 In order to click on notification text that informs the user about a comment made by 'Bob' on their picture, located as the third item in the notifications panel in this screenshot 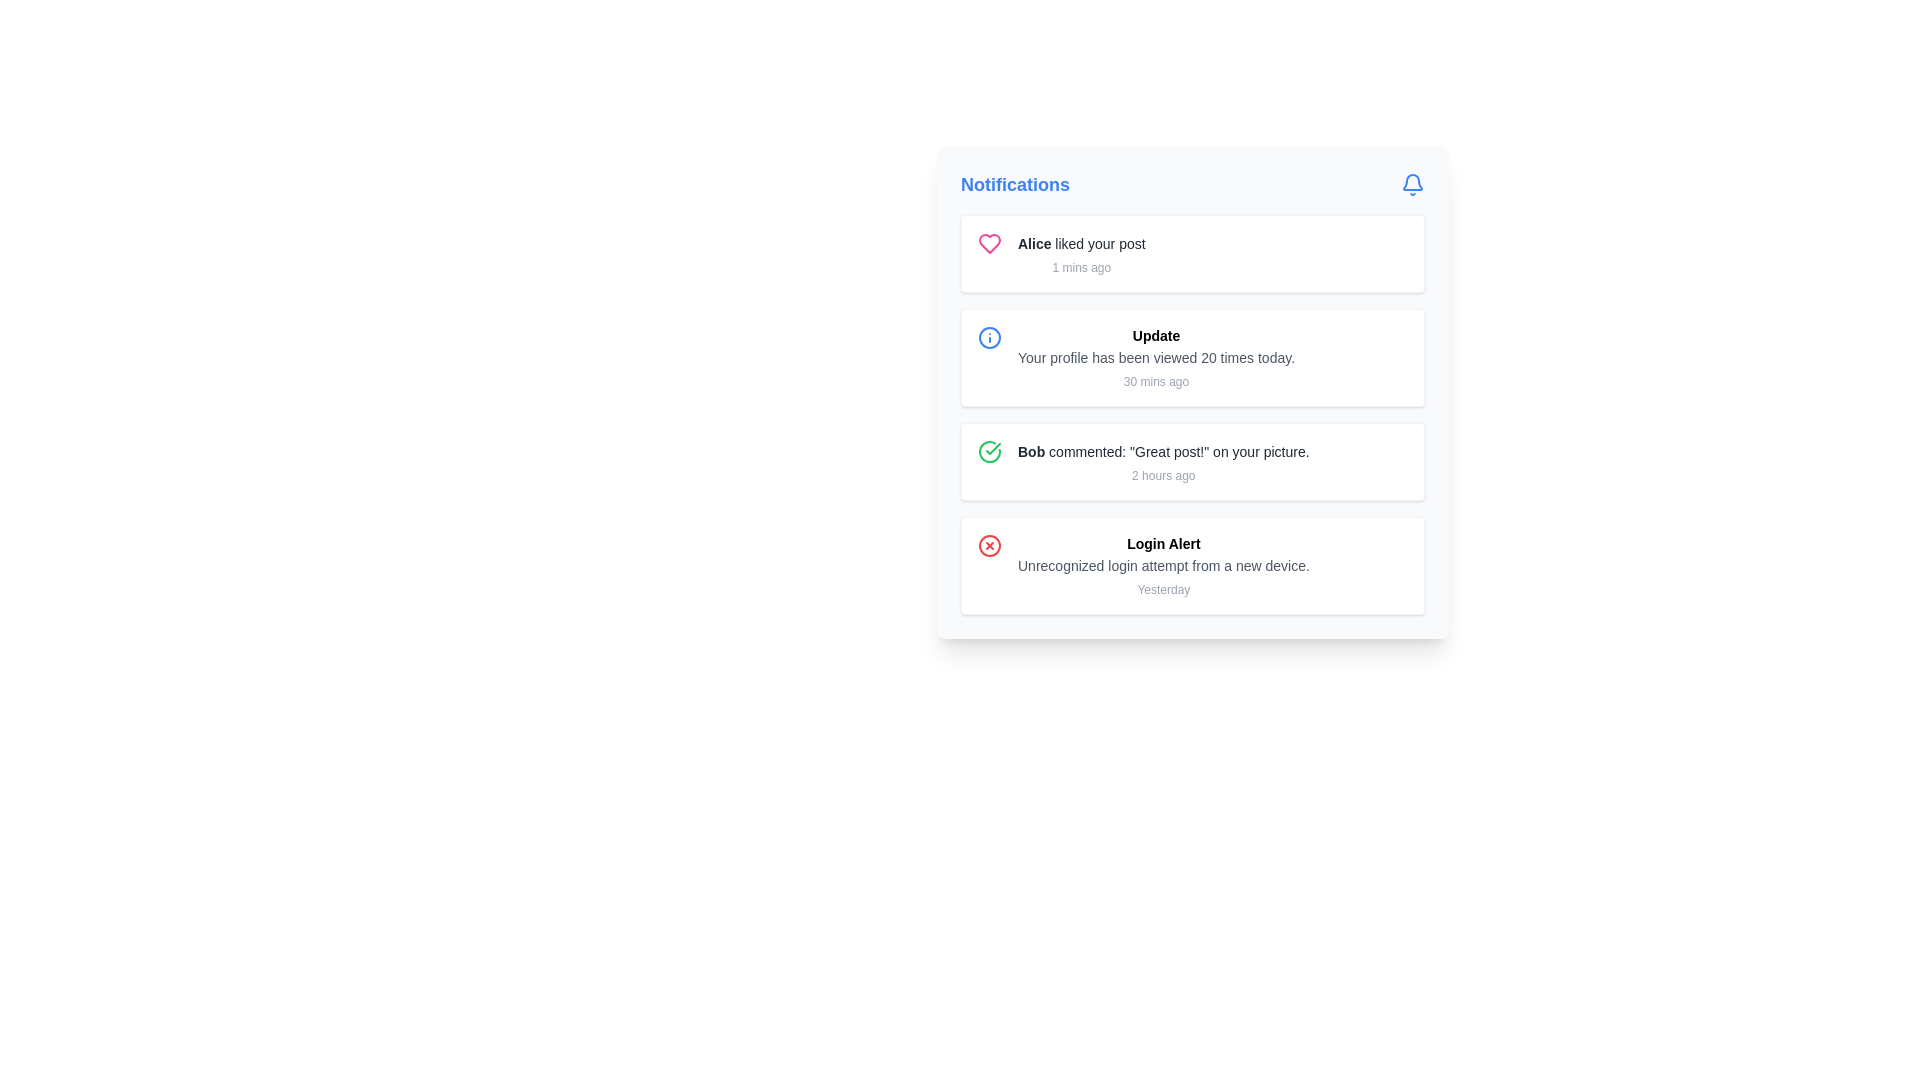, I will do `click(1163, 462)`.